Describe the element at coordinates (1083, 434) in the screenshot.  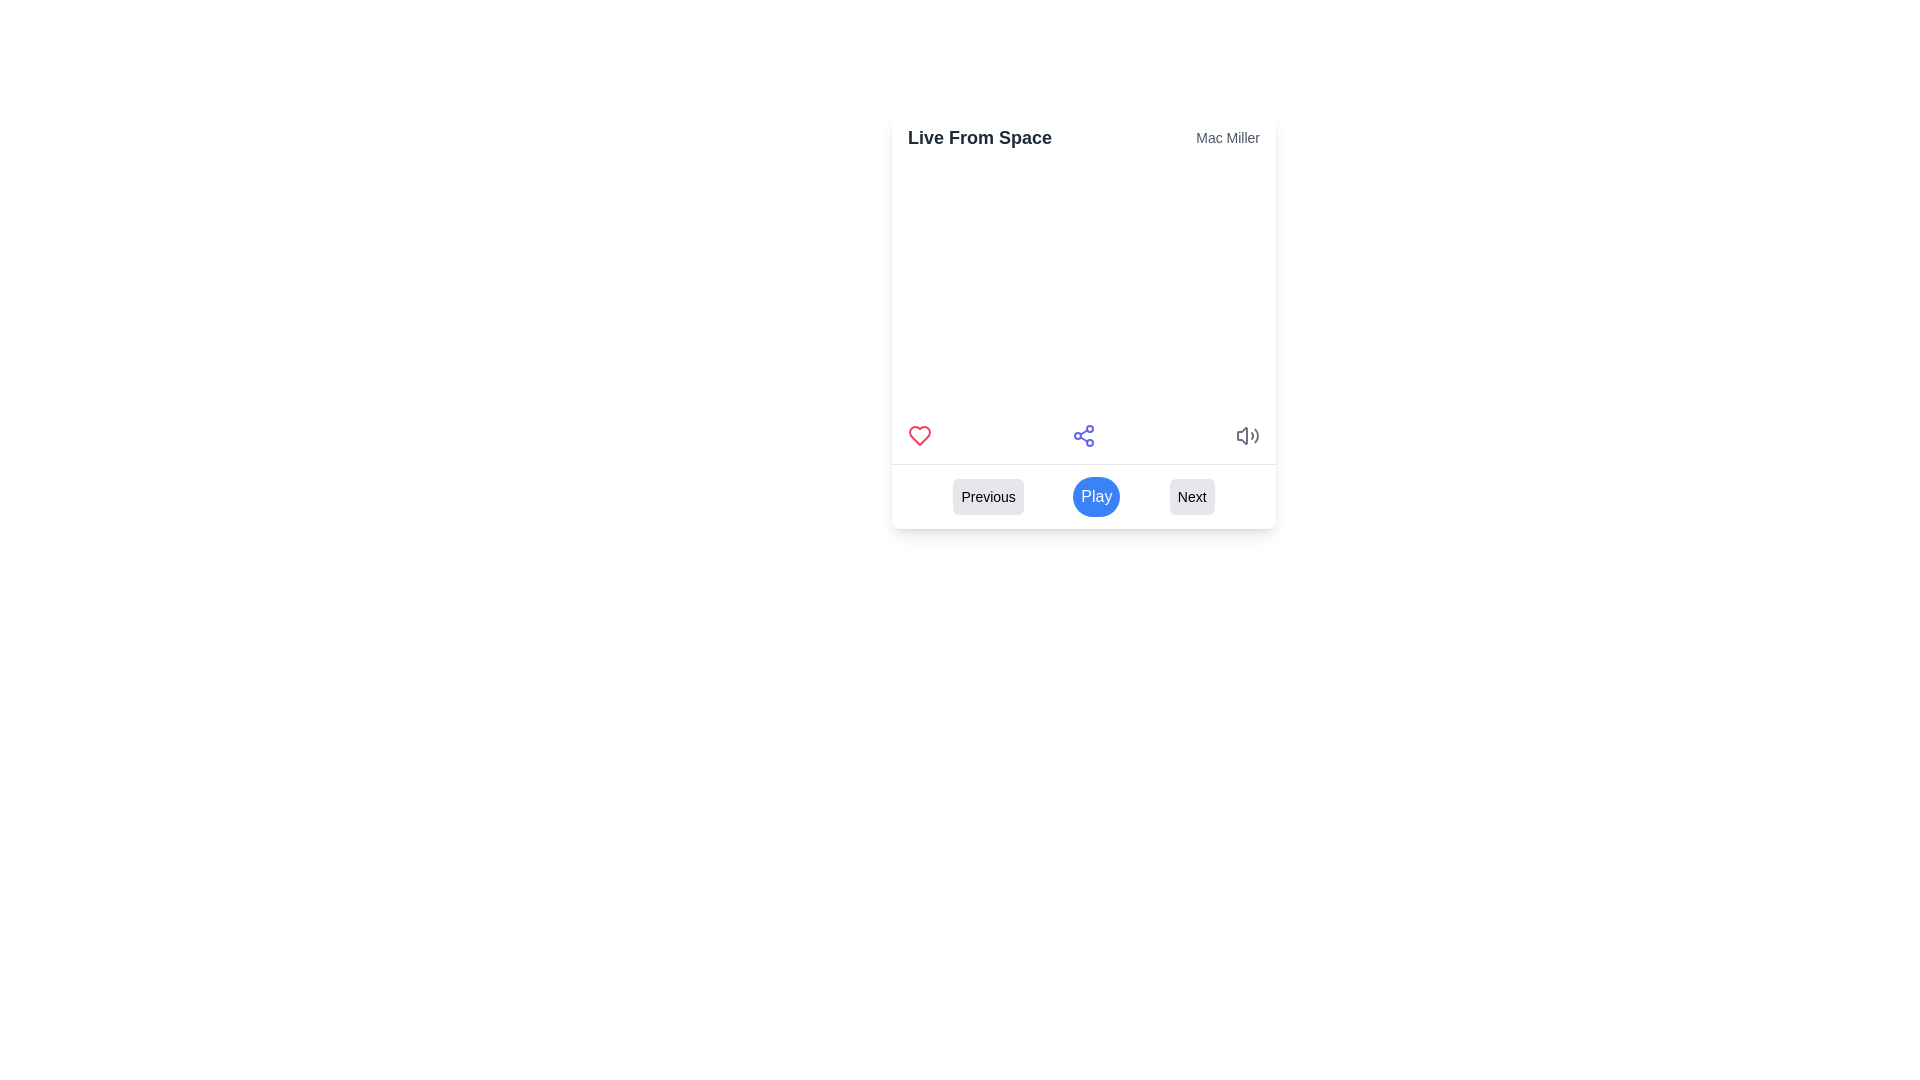
I see `the icons on the control bar located at the bottom of the card, directly above the 'Previous,' 'Play,' and 'Next' buttons` at that location.